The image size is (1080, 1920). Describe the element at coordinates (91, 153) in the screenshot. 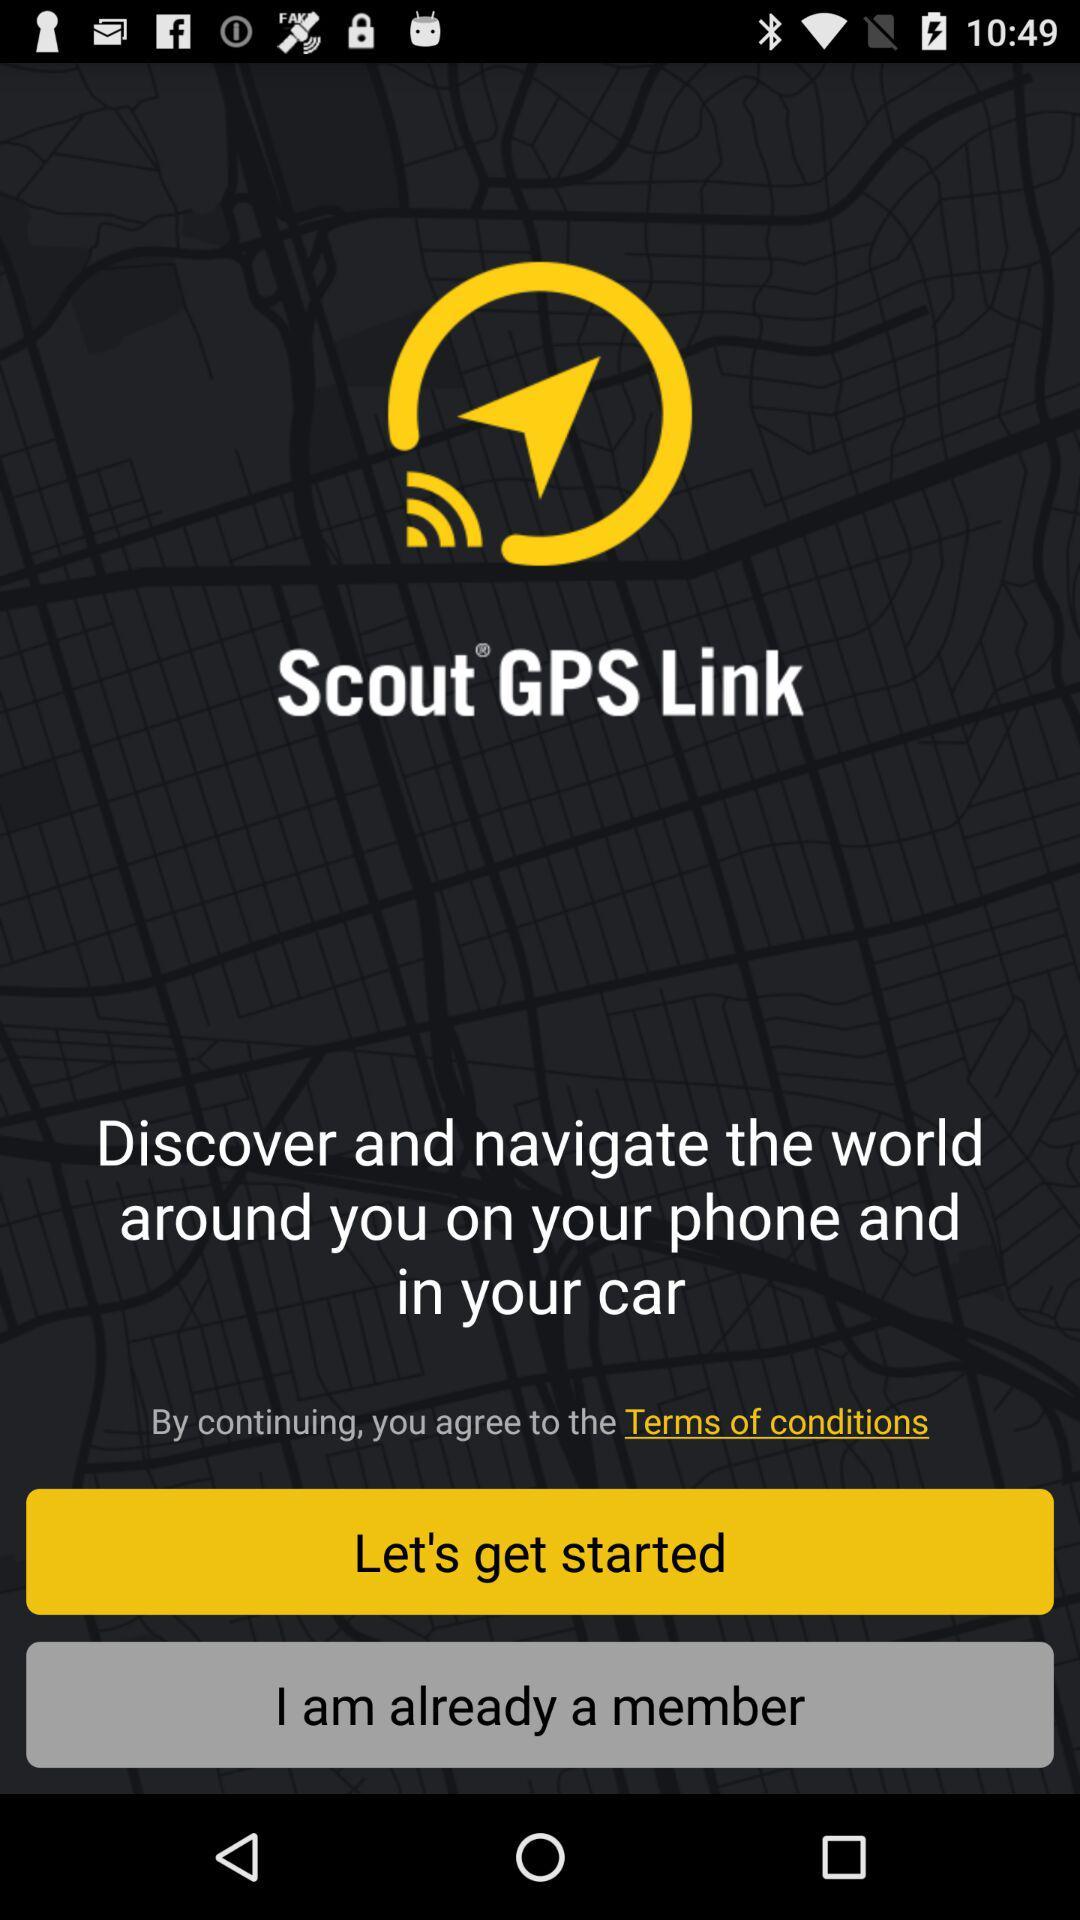

I see `the icon at the top left corner` at that location.